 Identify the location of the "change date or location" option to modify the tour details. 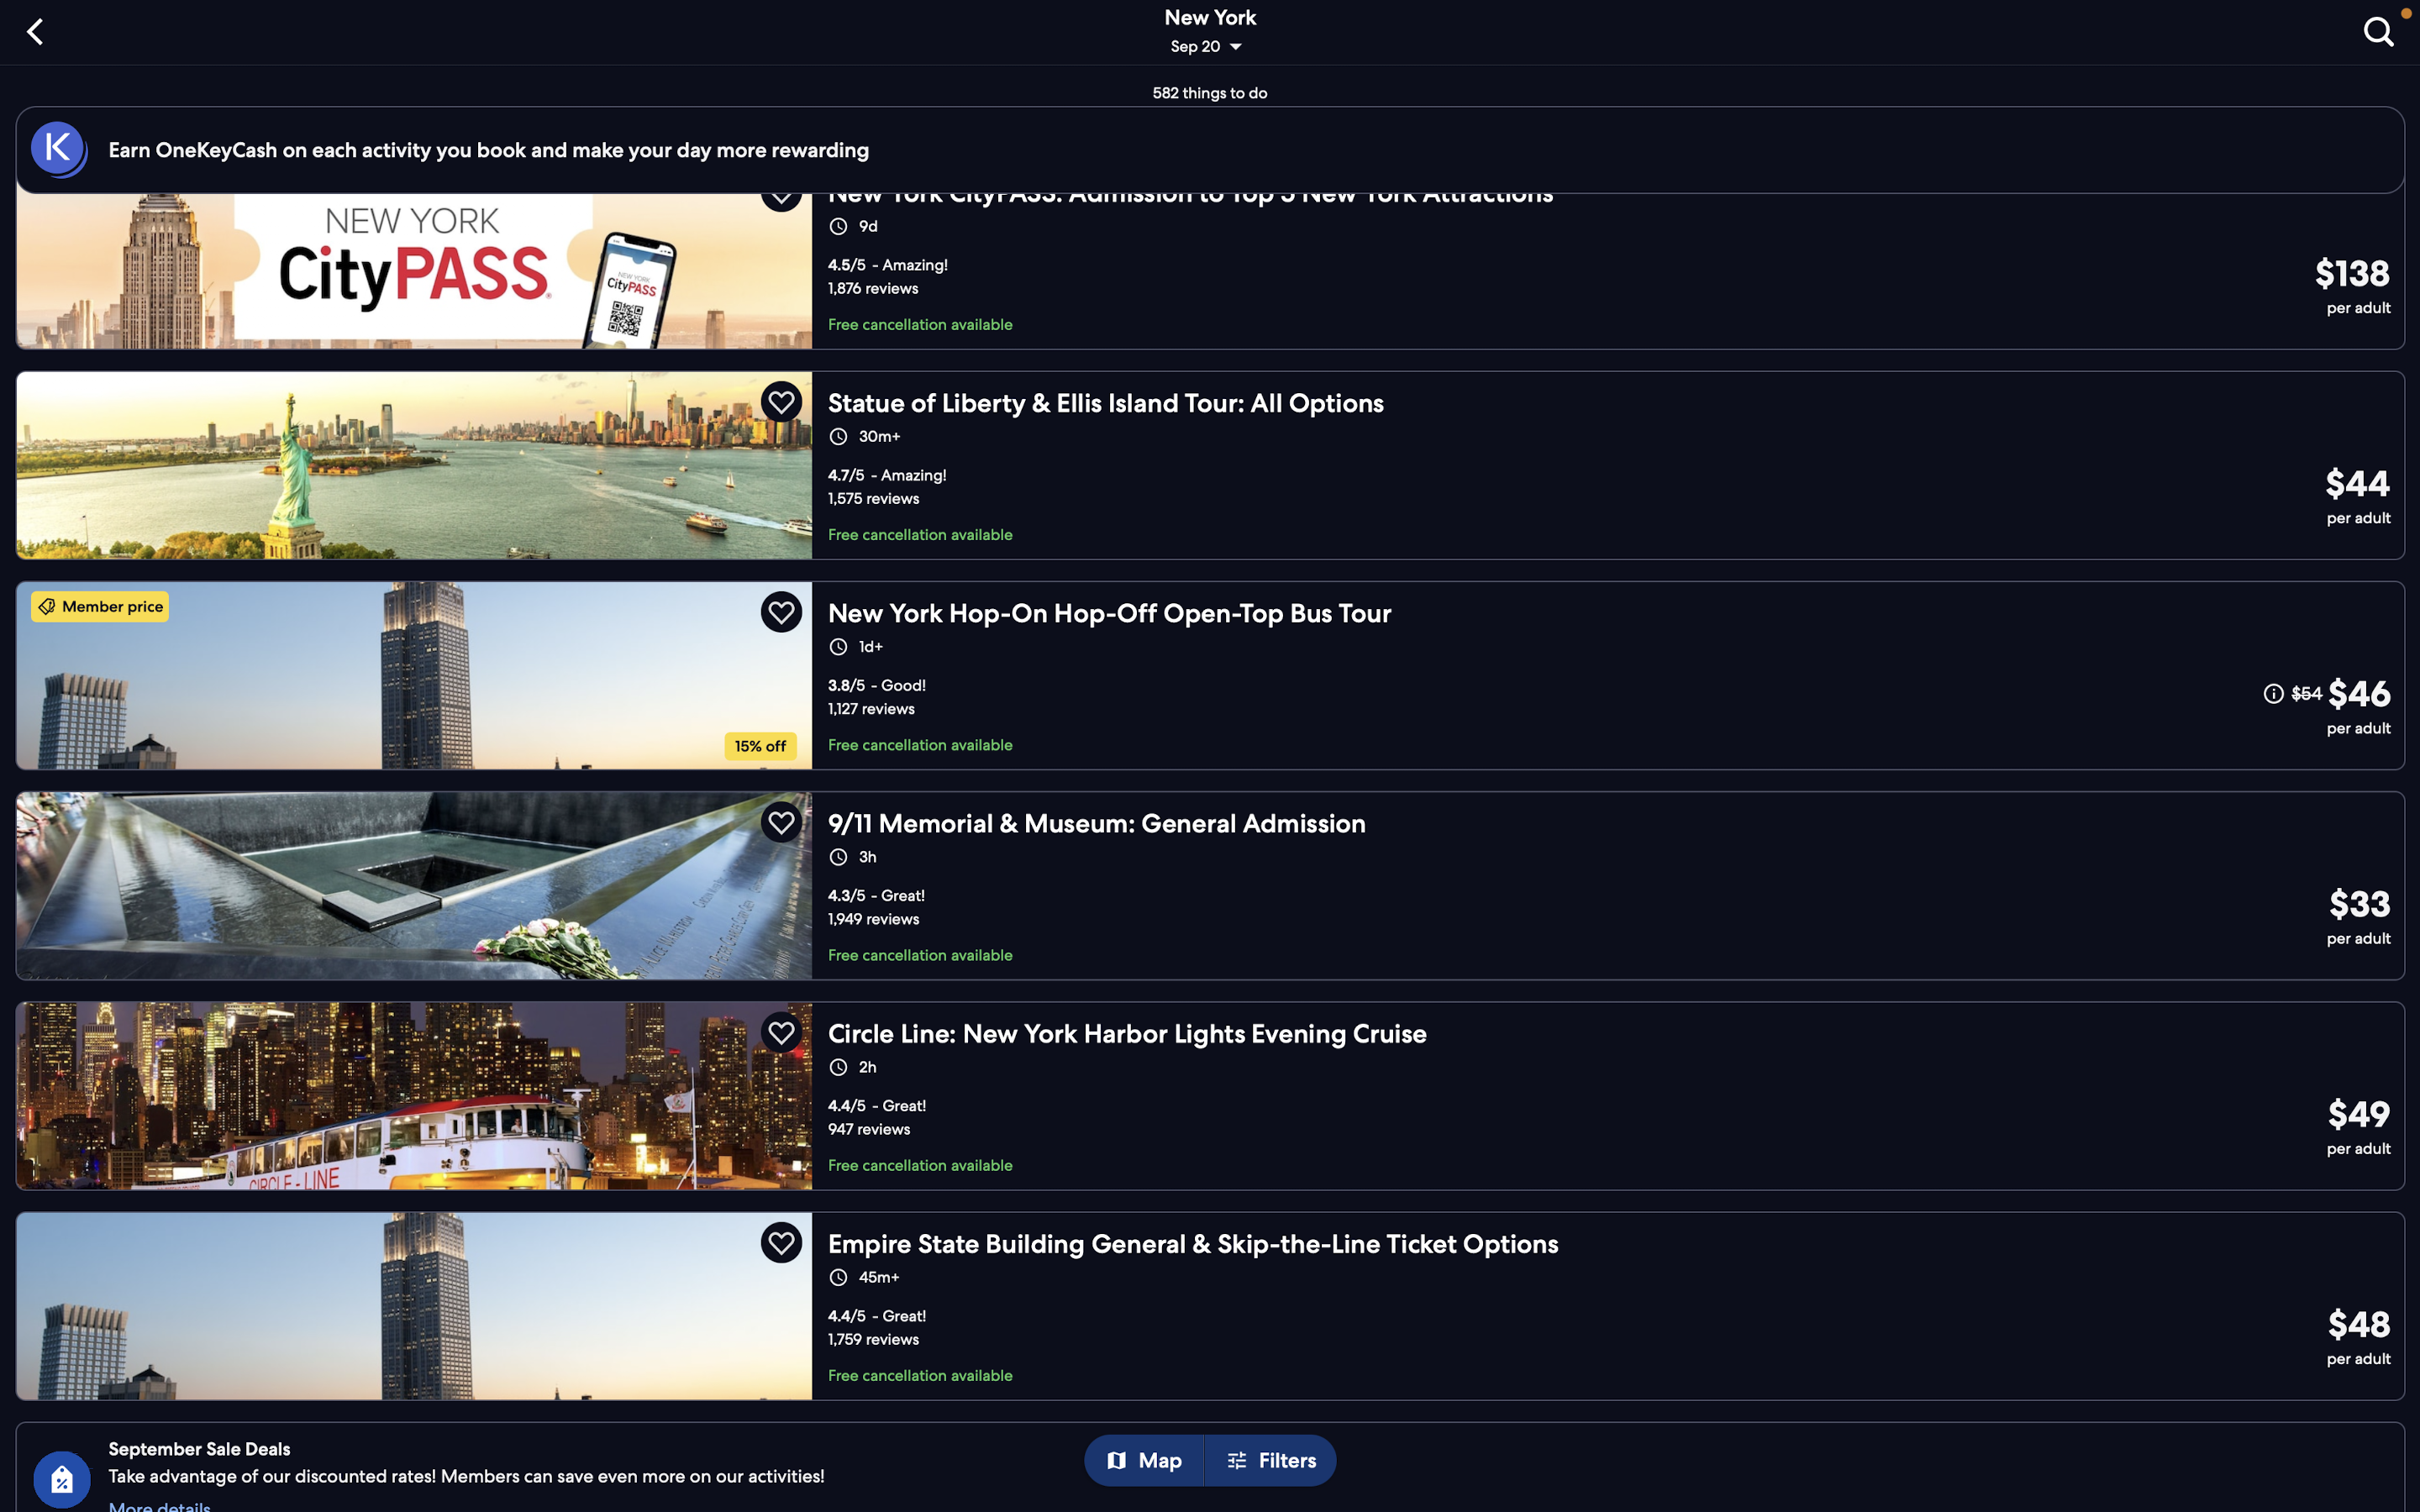
(1212, 34).